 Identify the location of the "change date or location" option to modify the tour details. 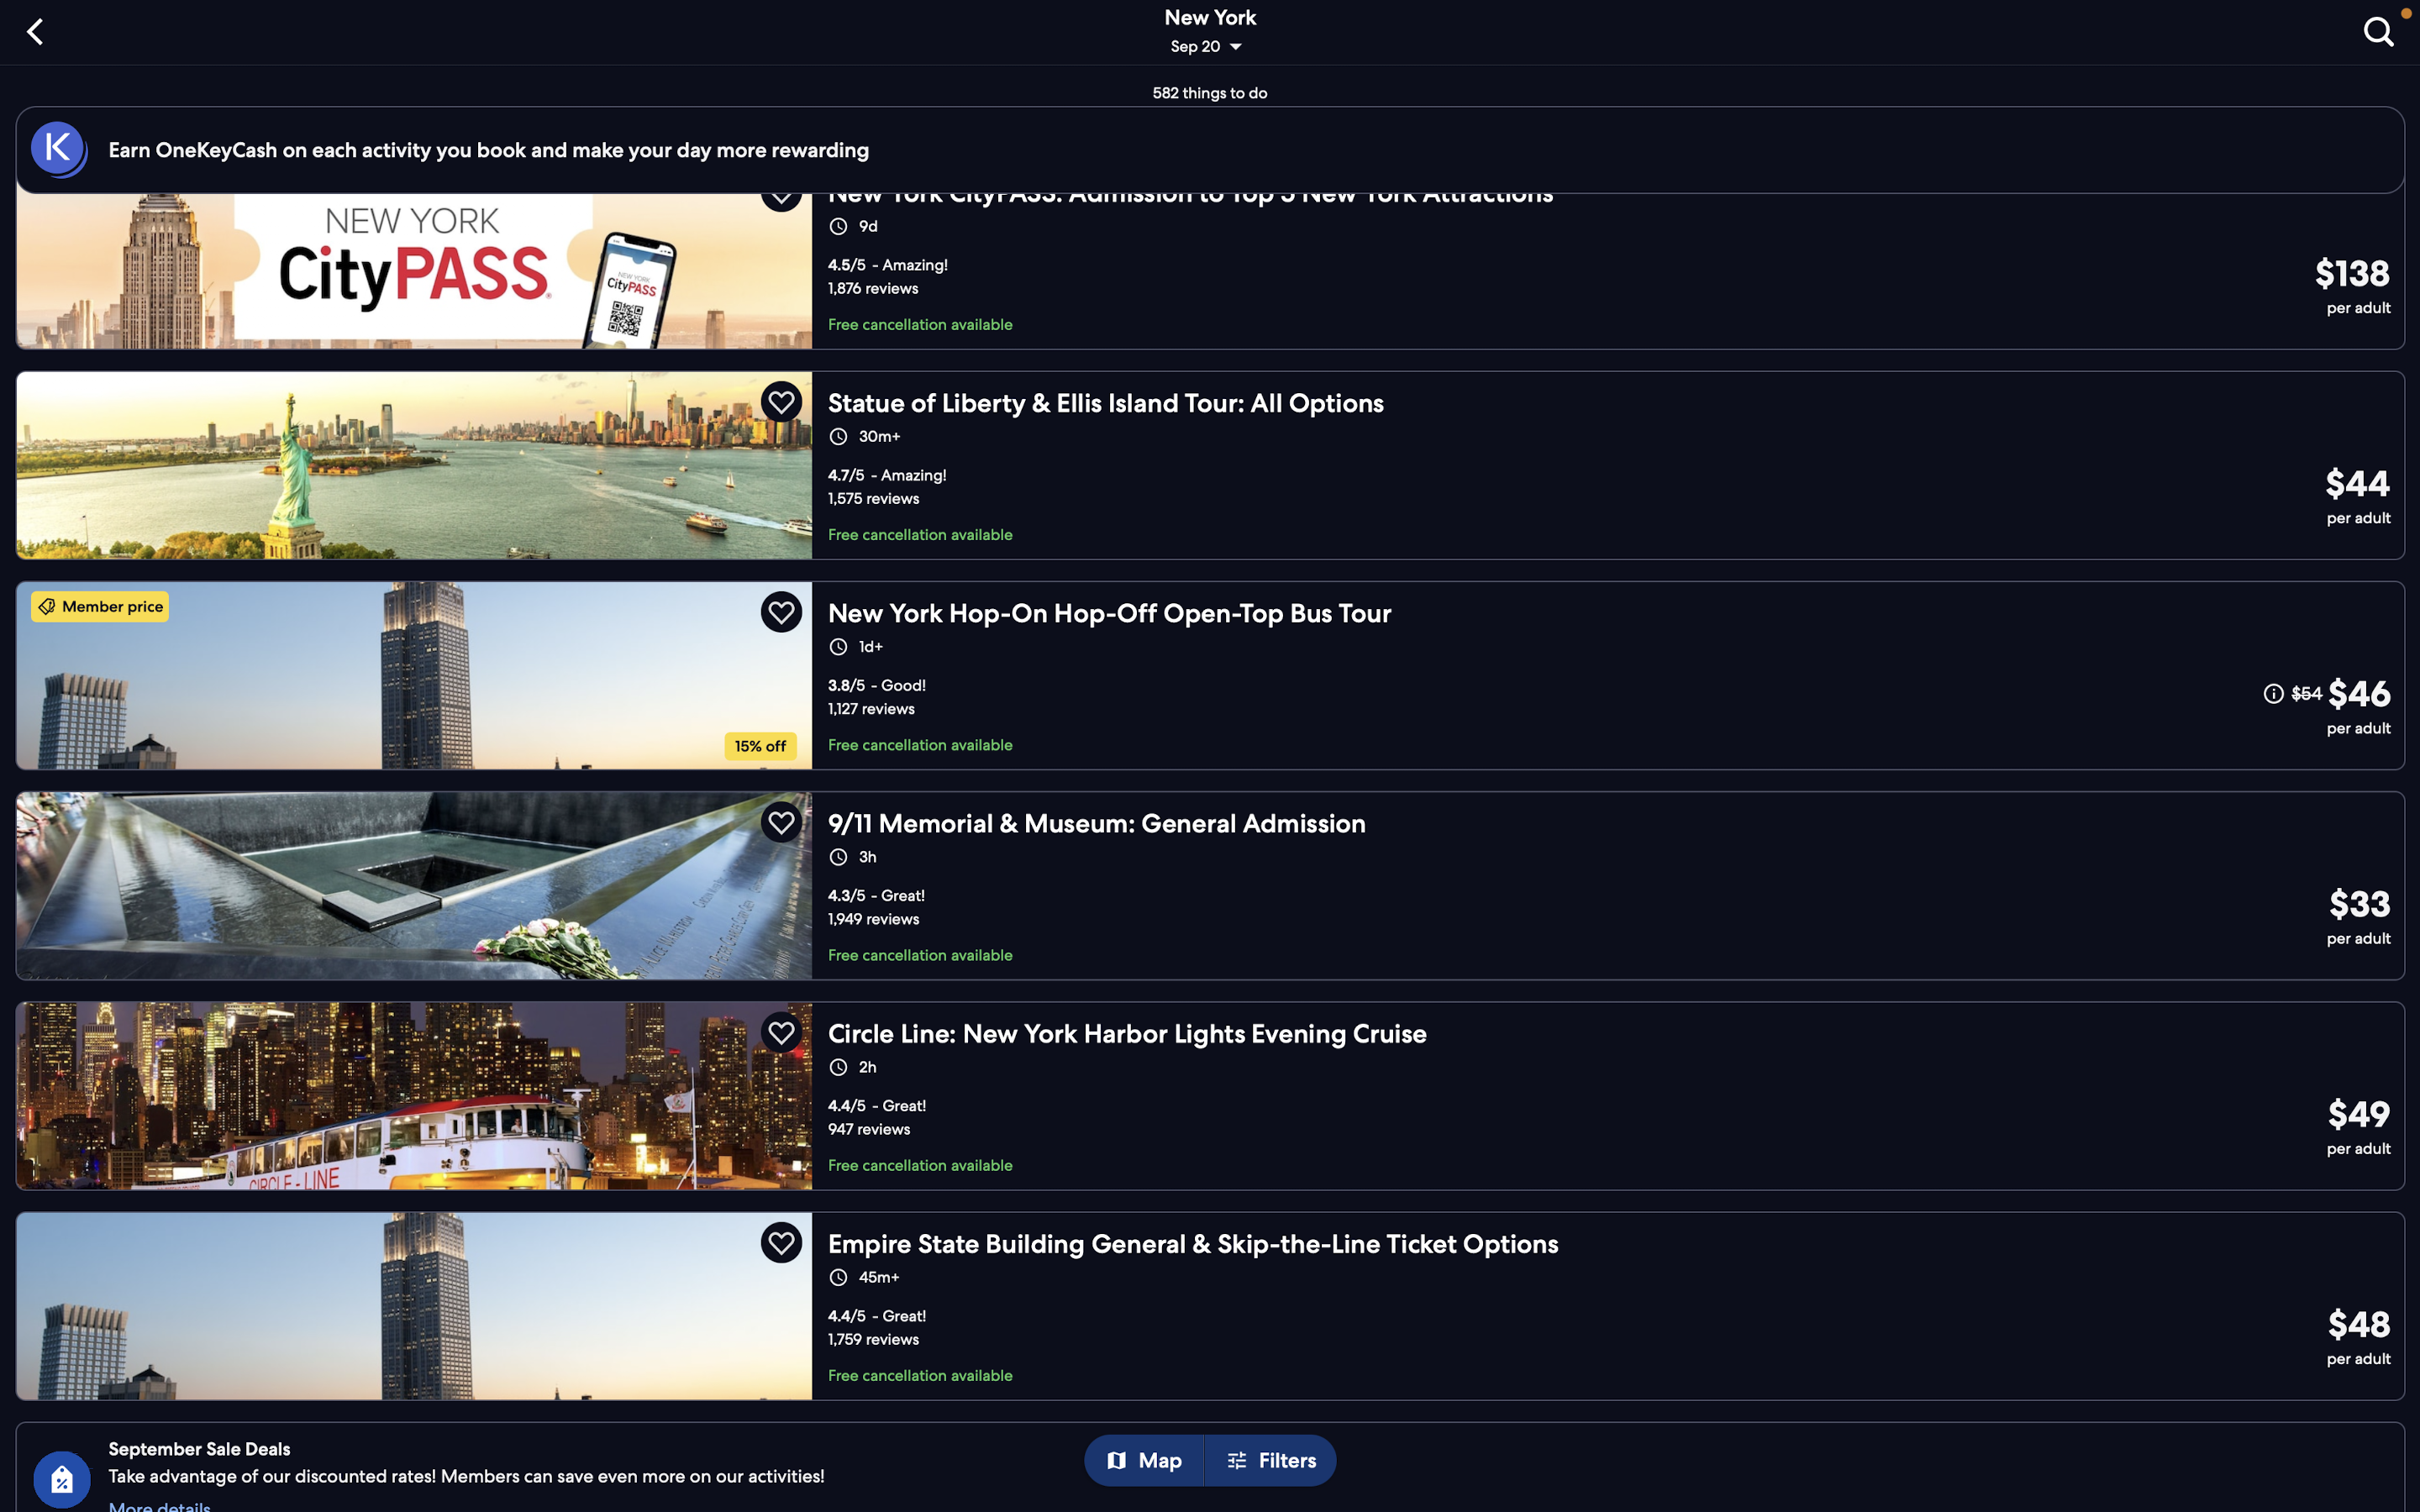
(1212, 34).